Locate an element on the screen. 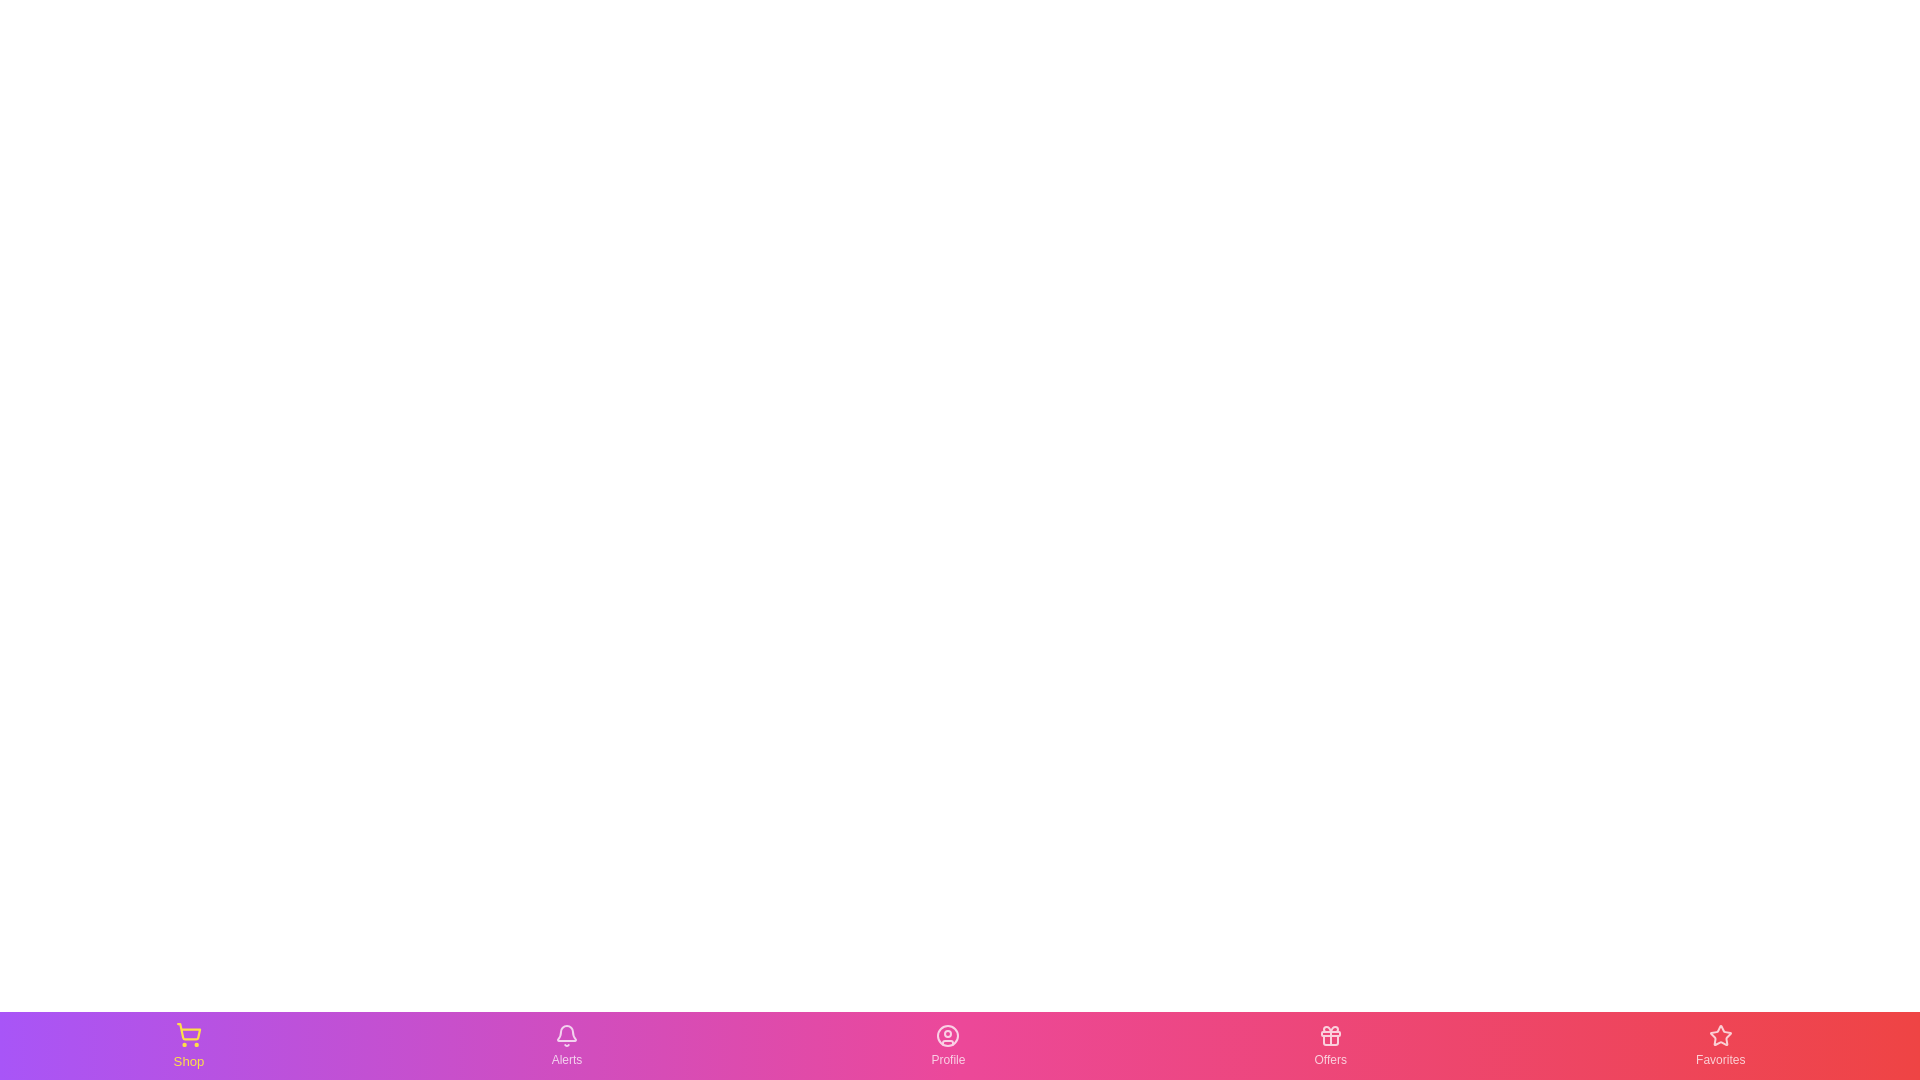  the Offers tab in the bottom navigation bar is located at coordinates (1330, 1044).